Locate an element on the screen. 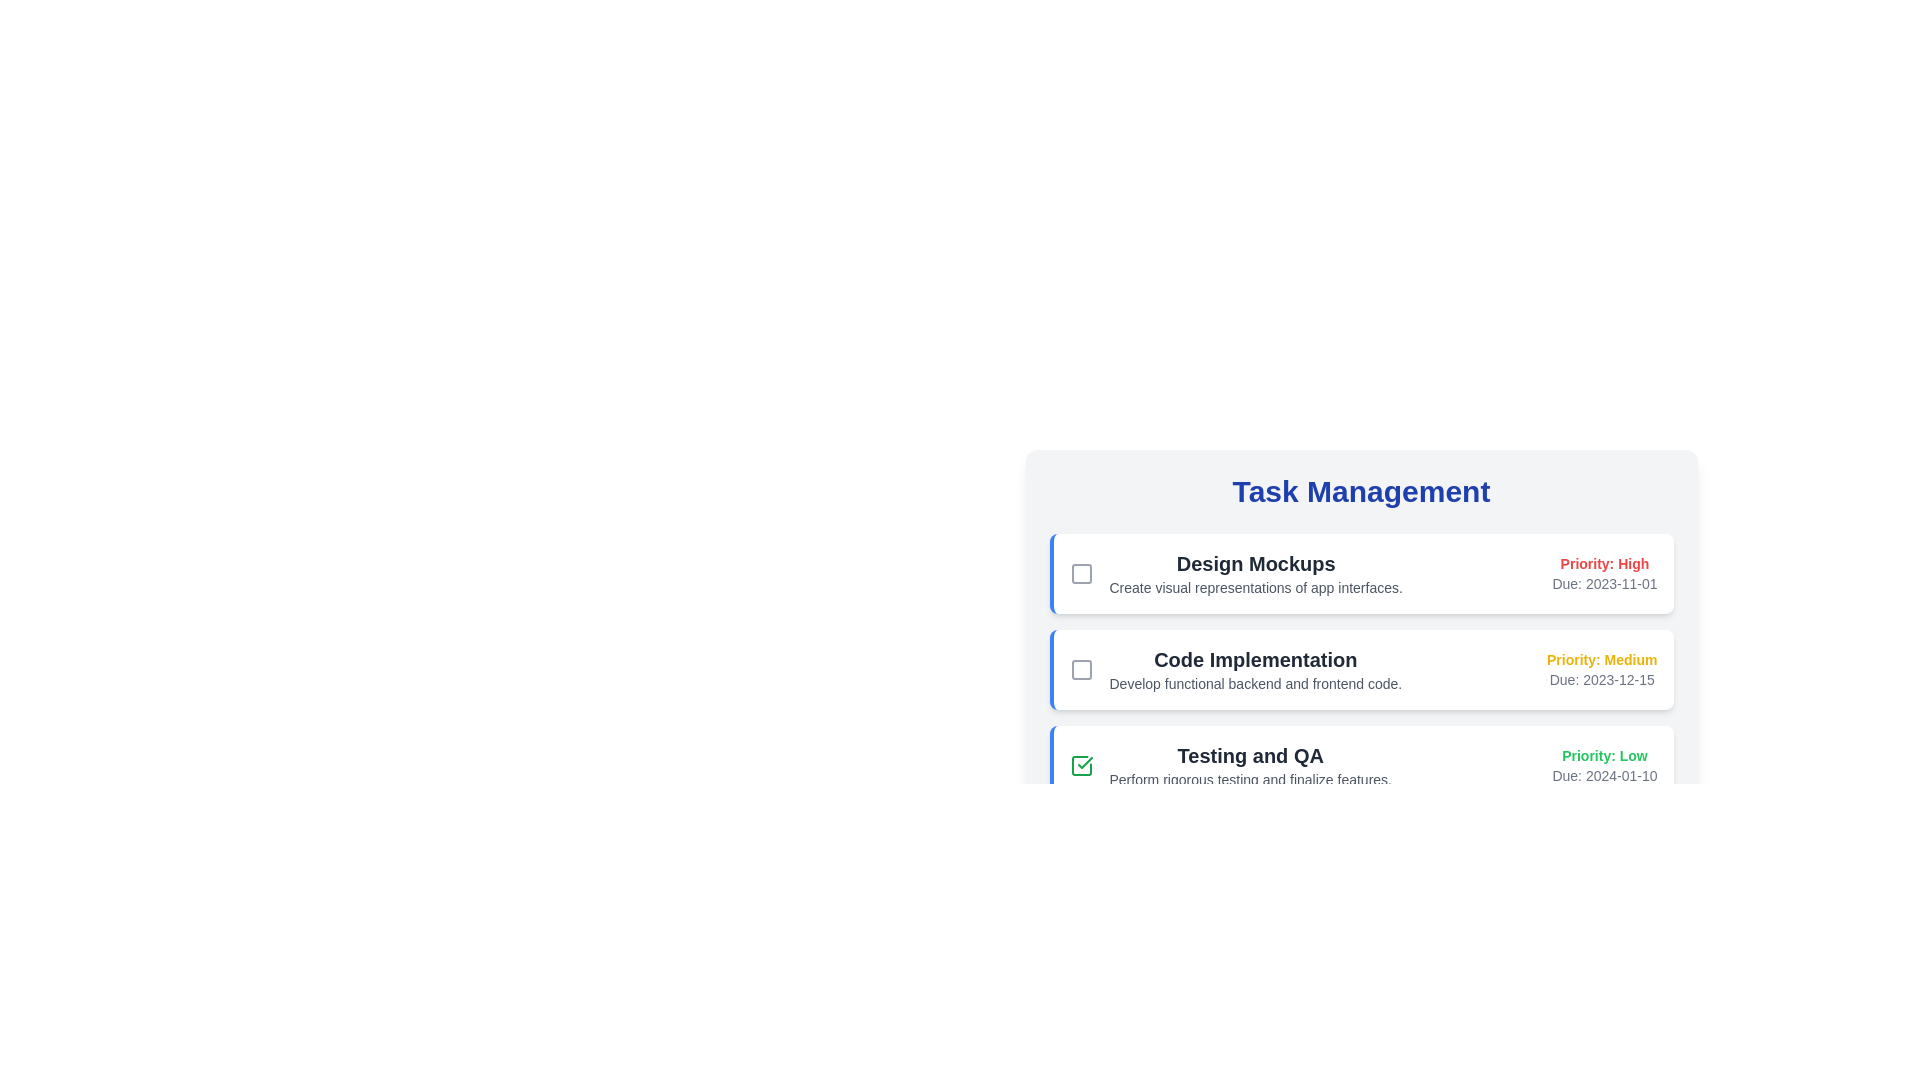 This screenshot has width=1920, height=1080. text content of the task details from the Text block that includes the title and description of the first task item in the task management section is located at coordinates (1255, 574).